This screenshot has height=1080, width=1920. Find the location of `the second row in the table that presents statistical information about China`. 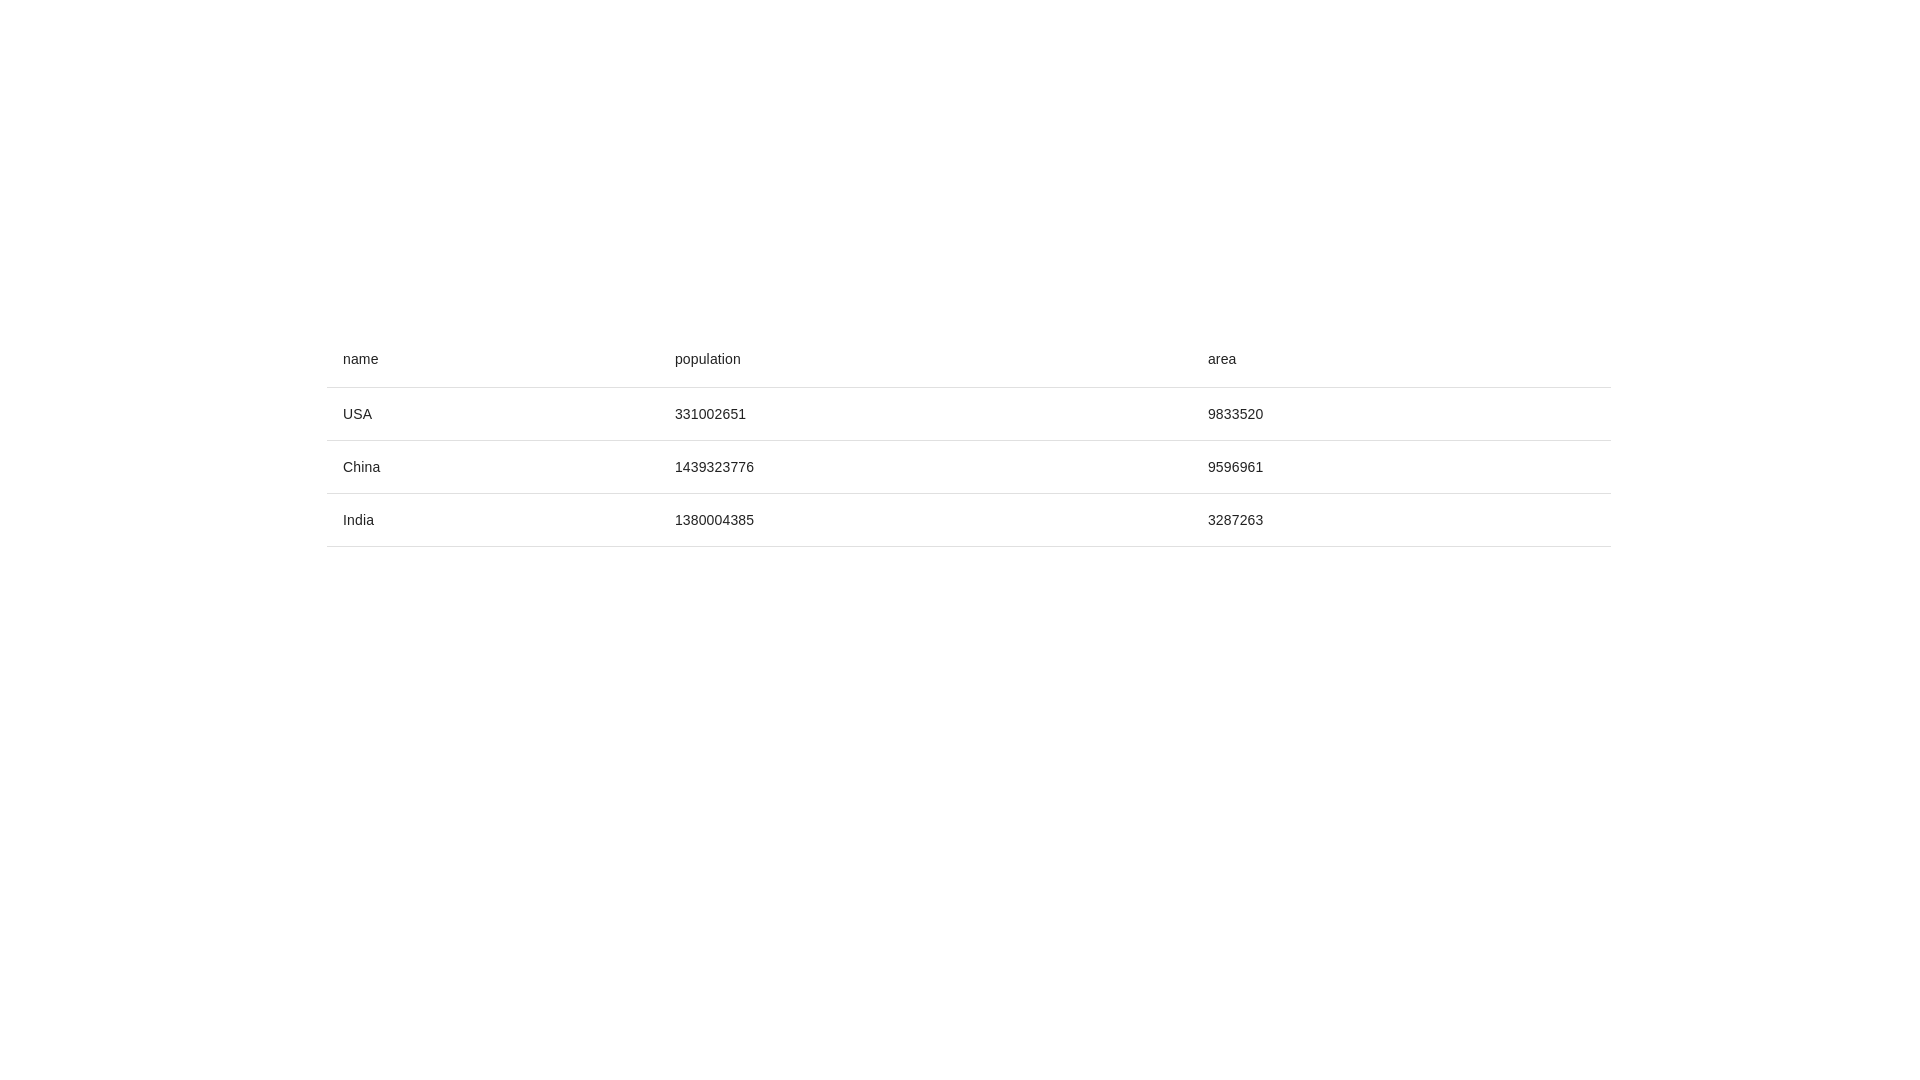

the second row in the table that presents statistical information about China is located at coordinates (969, 466).